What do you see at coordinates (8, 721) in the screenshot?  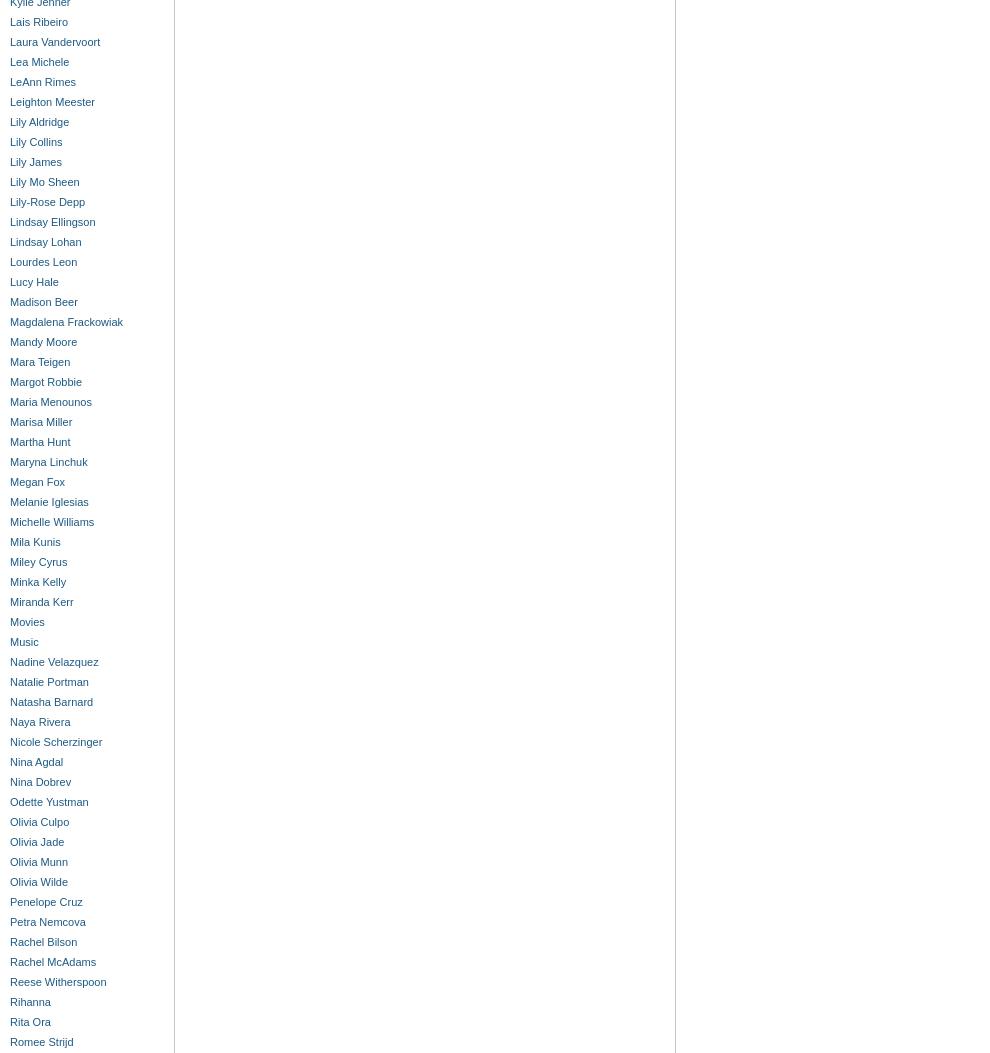 I see `'Naya Rivera'` at bounding box center [8, 721].